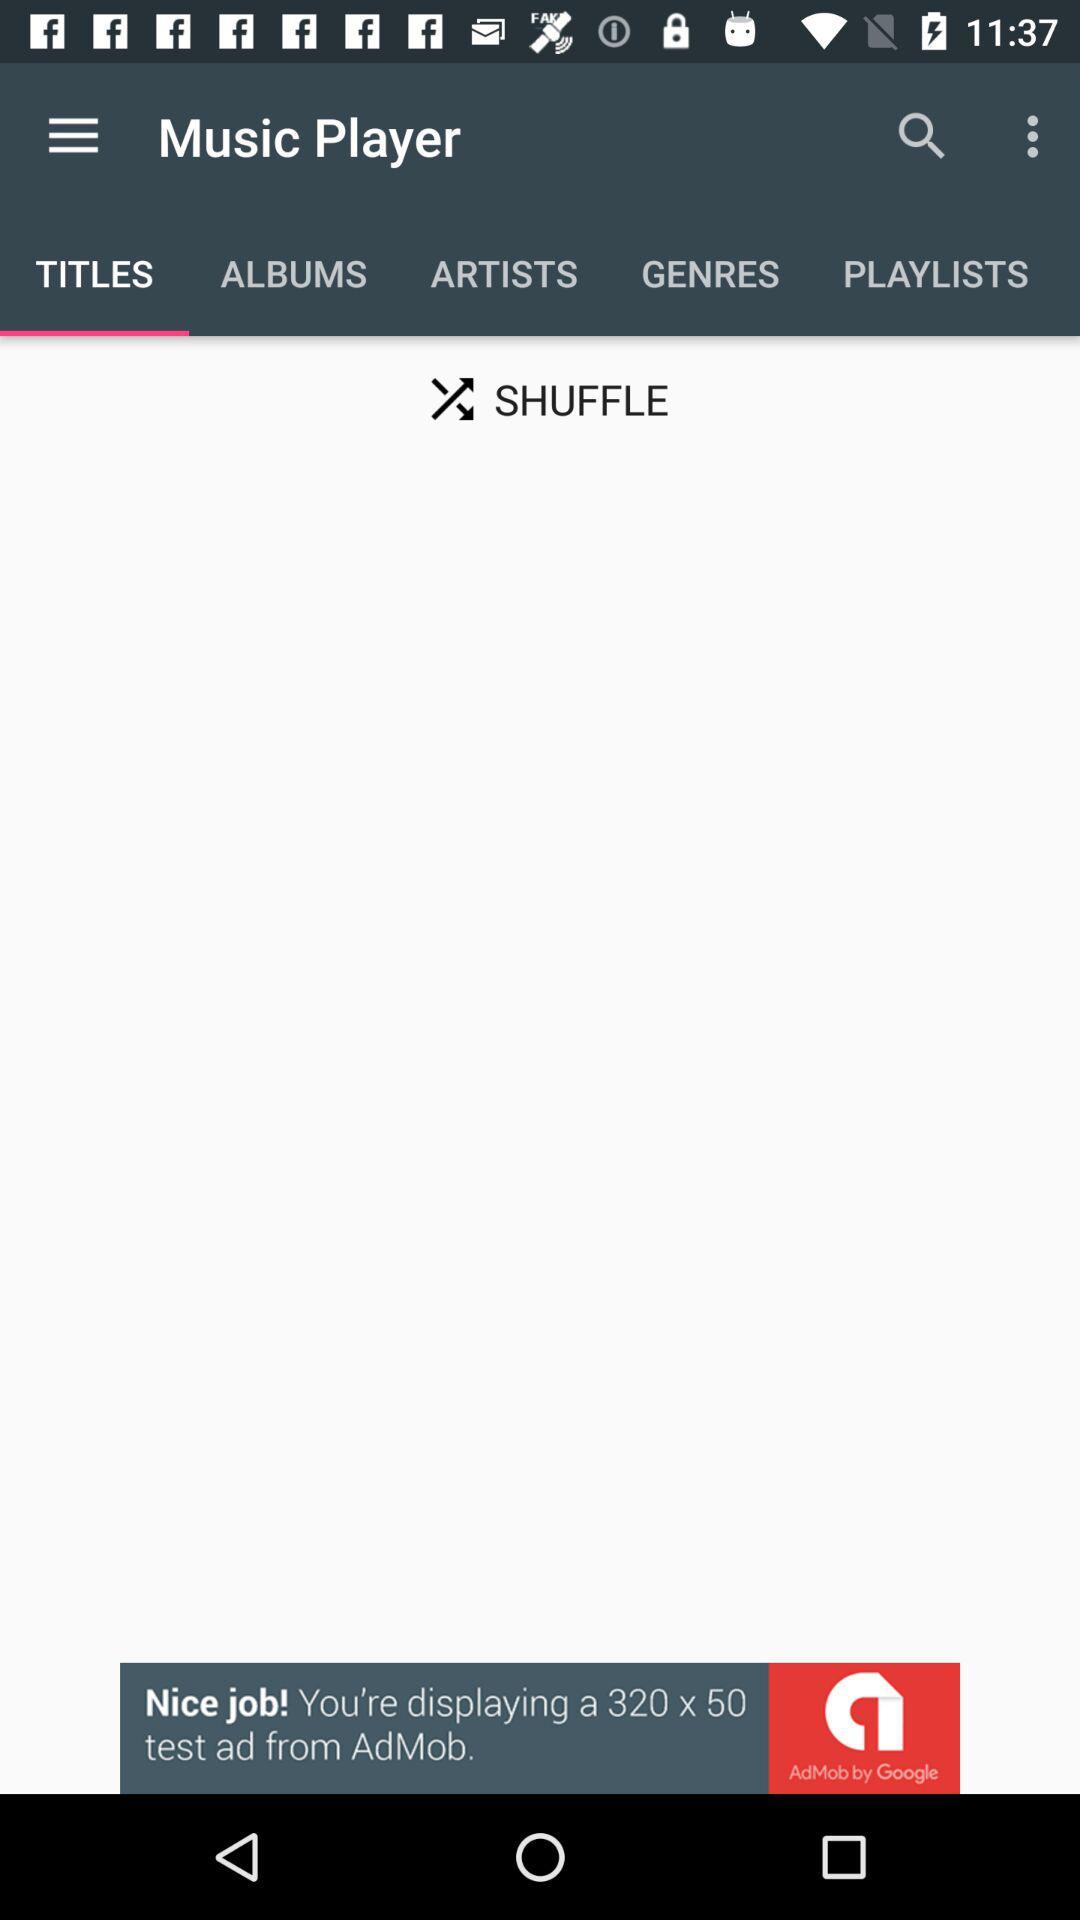 This screenshot has width=1080, height=1920. Describe the element at coordinates (72, 135) in the screenshot. I see `menu` at that location.